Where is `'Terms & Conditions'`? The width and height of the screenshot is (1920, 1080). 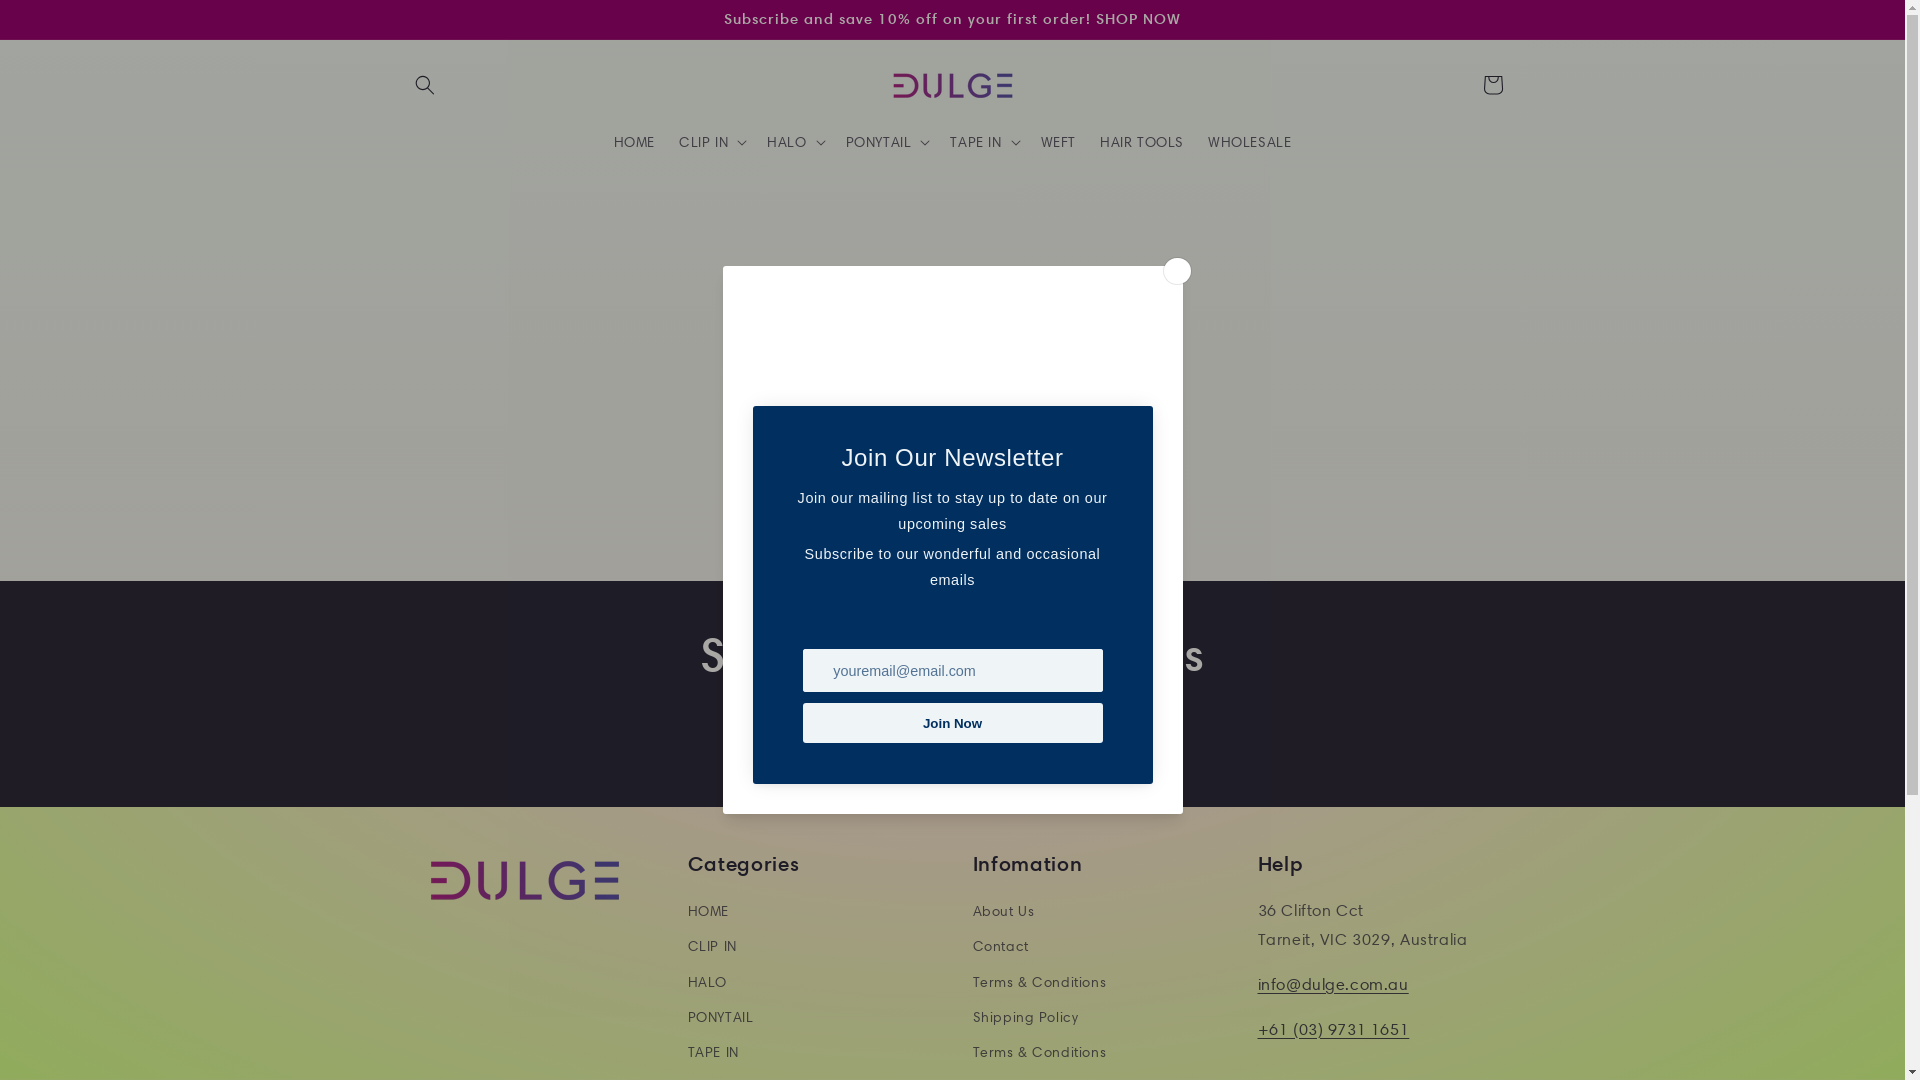
'Terms & Conditions' is located at coordinates (1038, 981).